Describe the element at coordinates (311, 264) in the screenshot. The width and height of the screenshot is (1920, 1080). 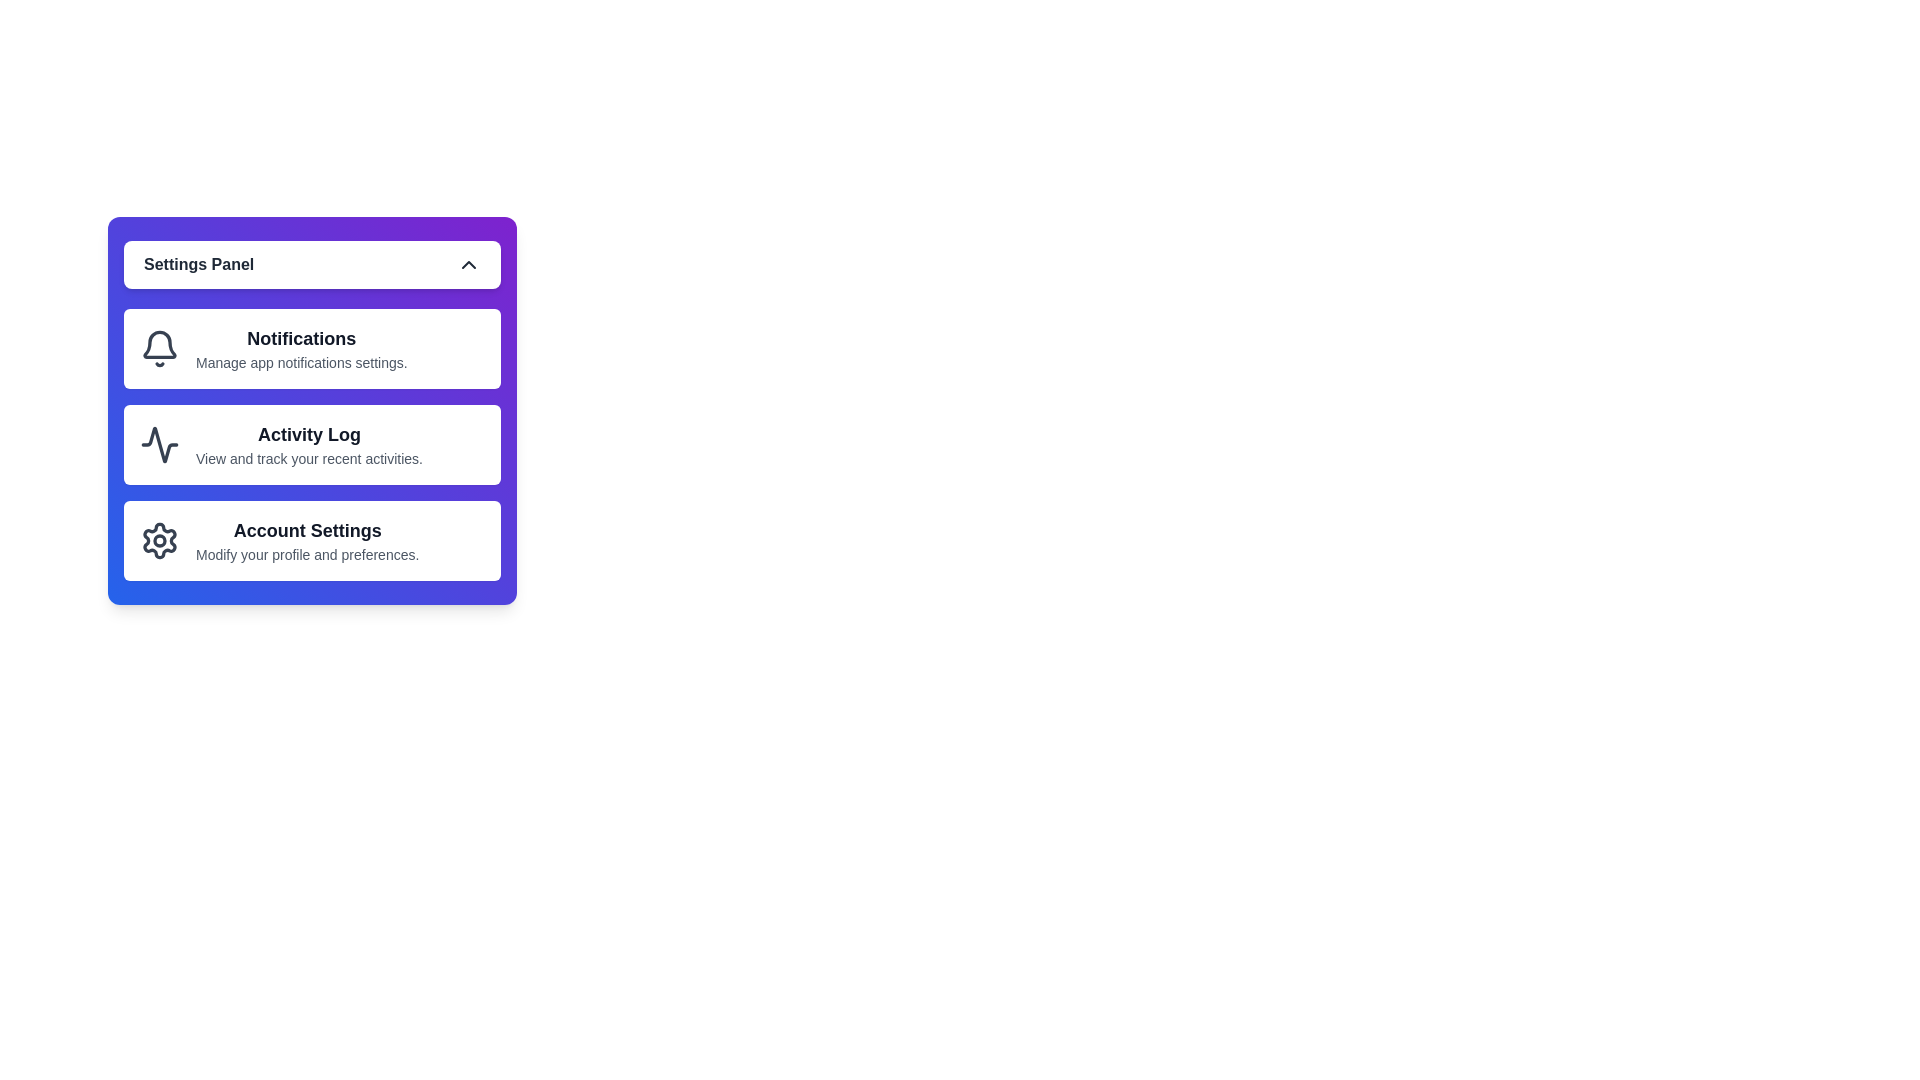
I see `the 'Settings Panel' button to toggle the panel's state` at that location.